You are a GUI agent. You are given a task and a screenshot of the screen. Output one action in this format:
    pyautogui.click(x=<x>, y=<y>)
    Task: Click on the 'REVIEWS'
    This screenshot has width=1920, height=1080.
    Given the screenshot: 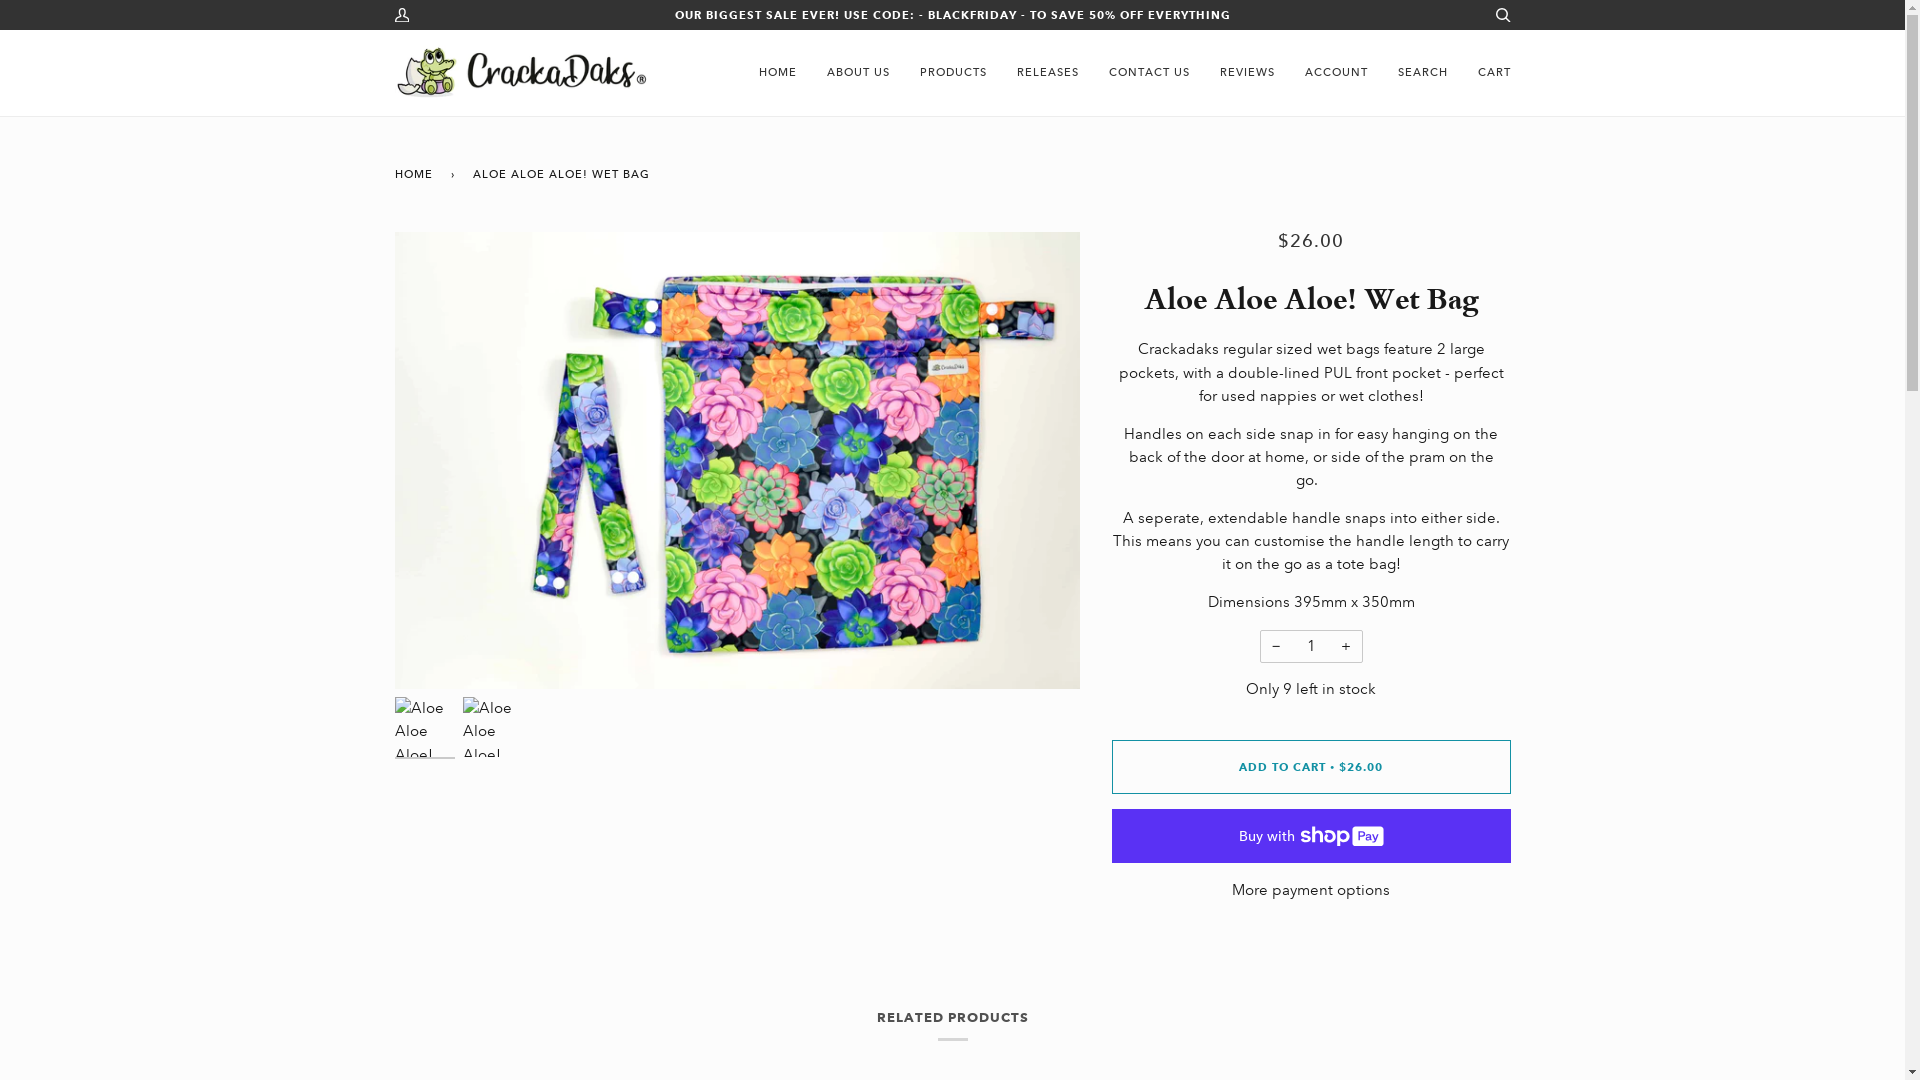 What is the action you would take?
    pyautogui.click(x=1245, y=72)
    